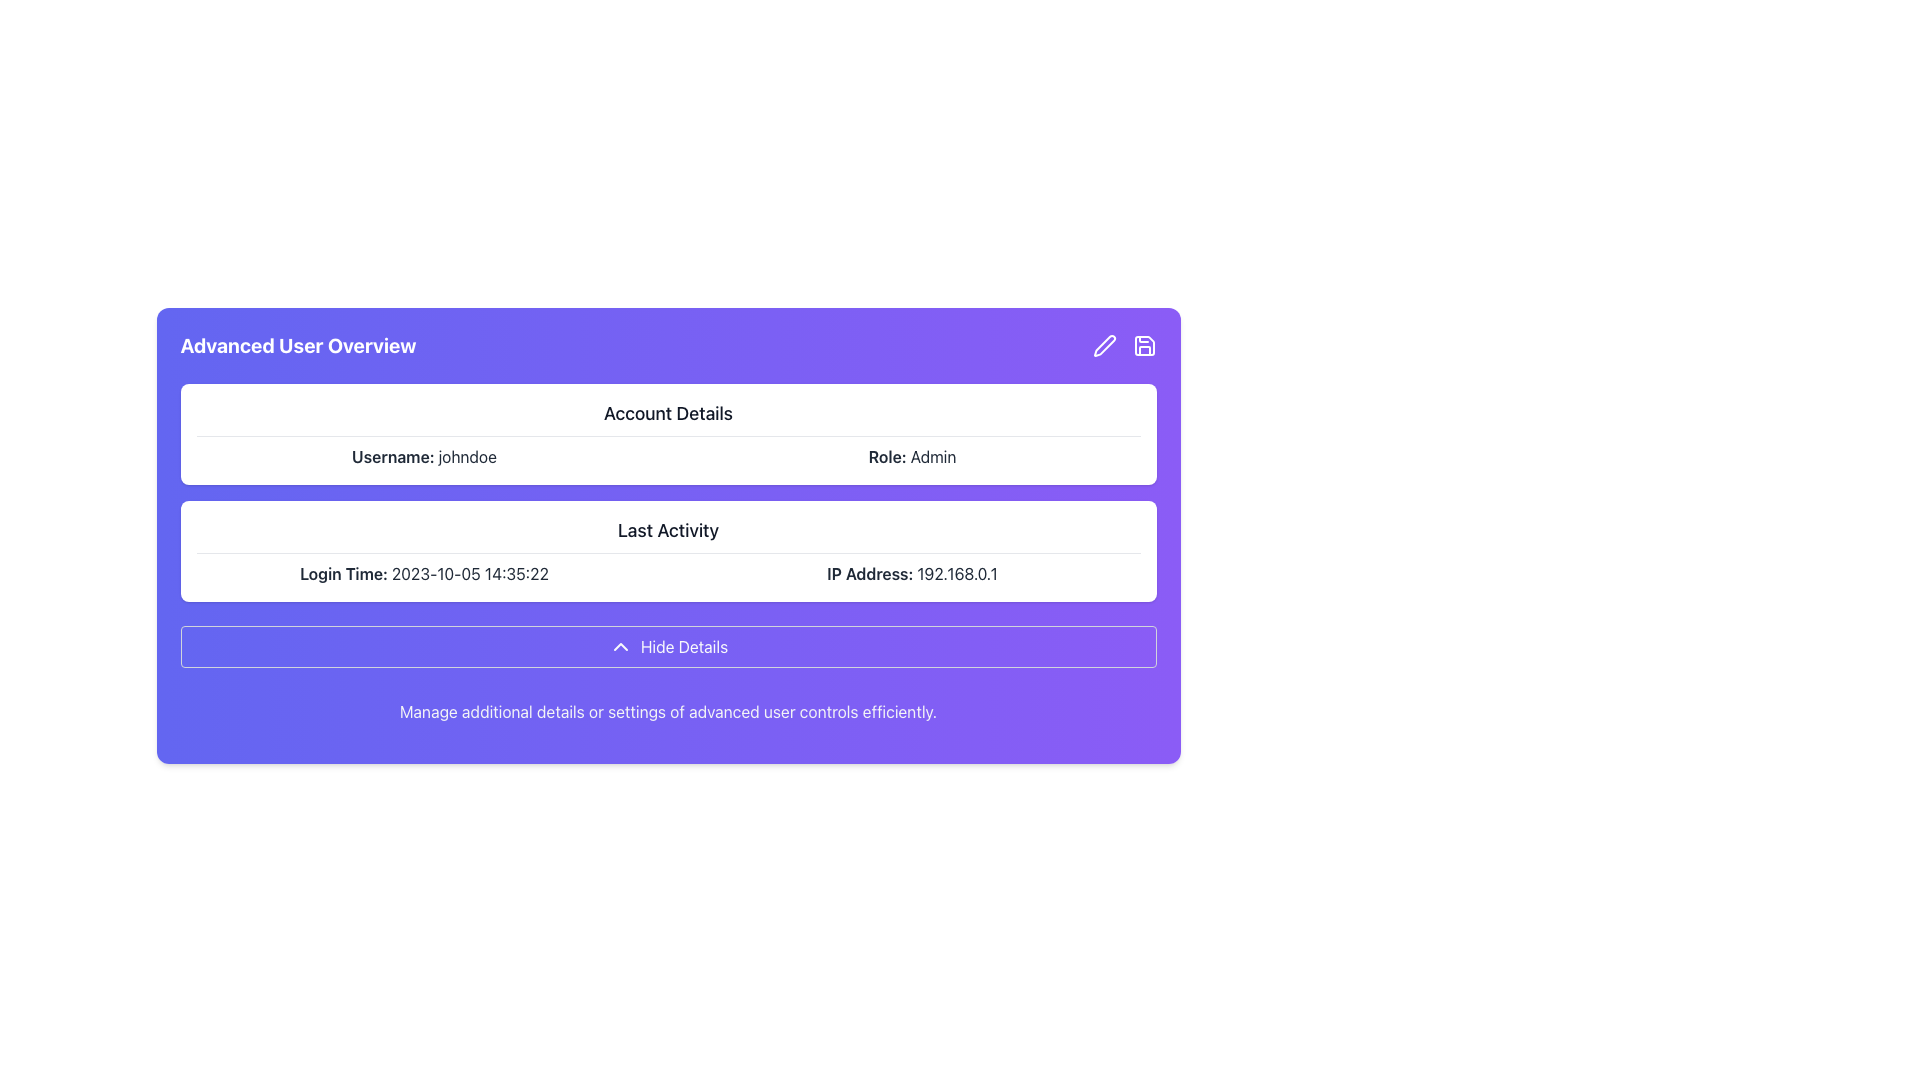 The image size is (1920, 1080). Describe the element at coordinates (668, 534) in the screenshot. I see `the Text Label that serves as the header for the subsection containing login information and IP address, located directly below the 'Account Details' header` at that location.